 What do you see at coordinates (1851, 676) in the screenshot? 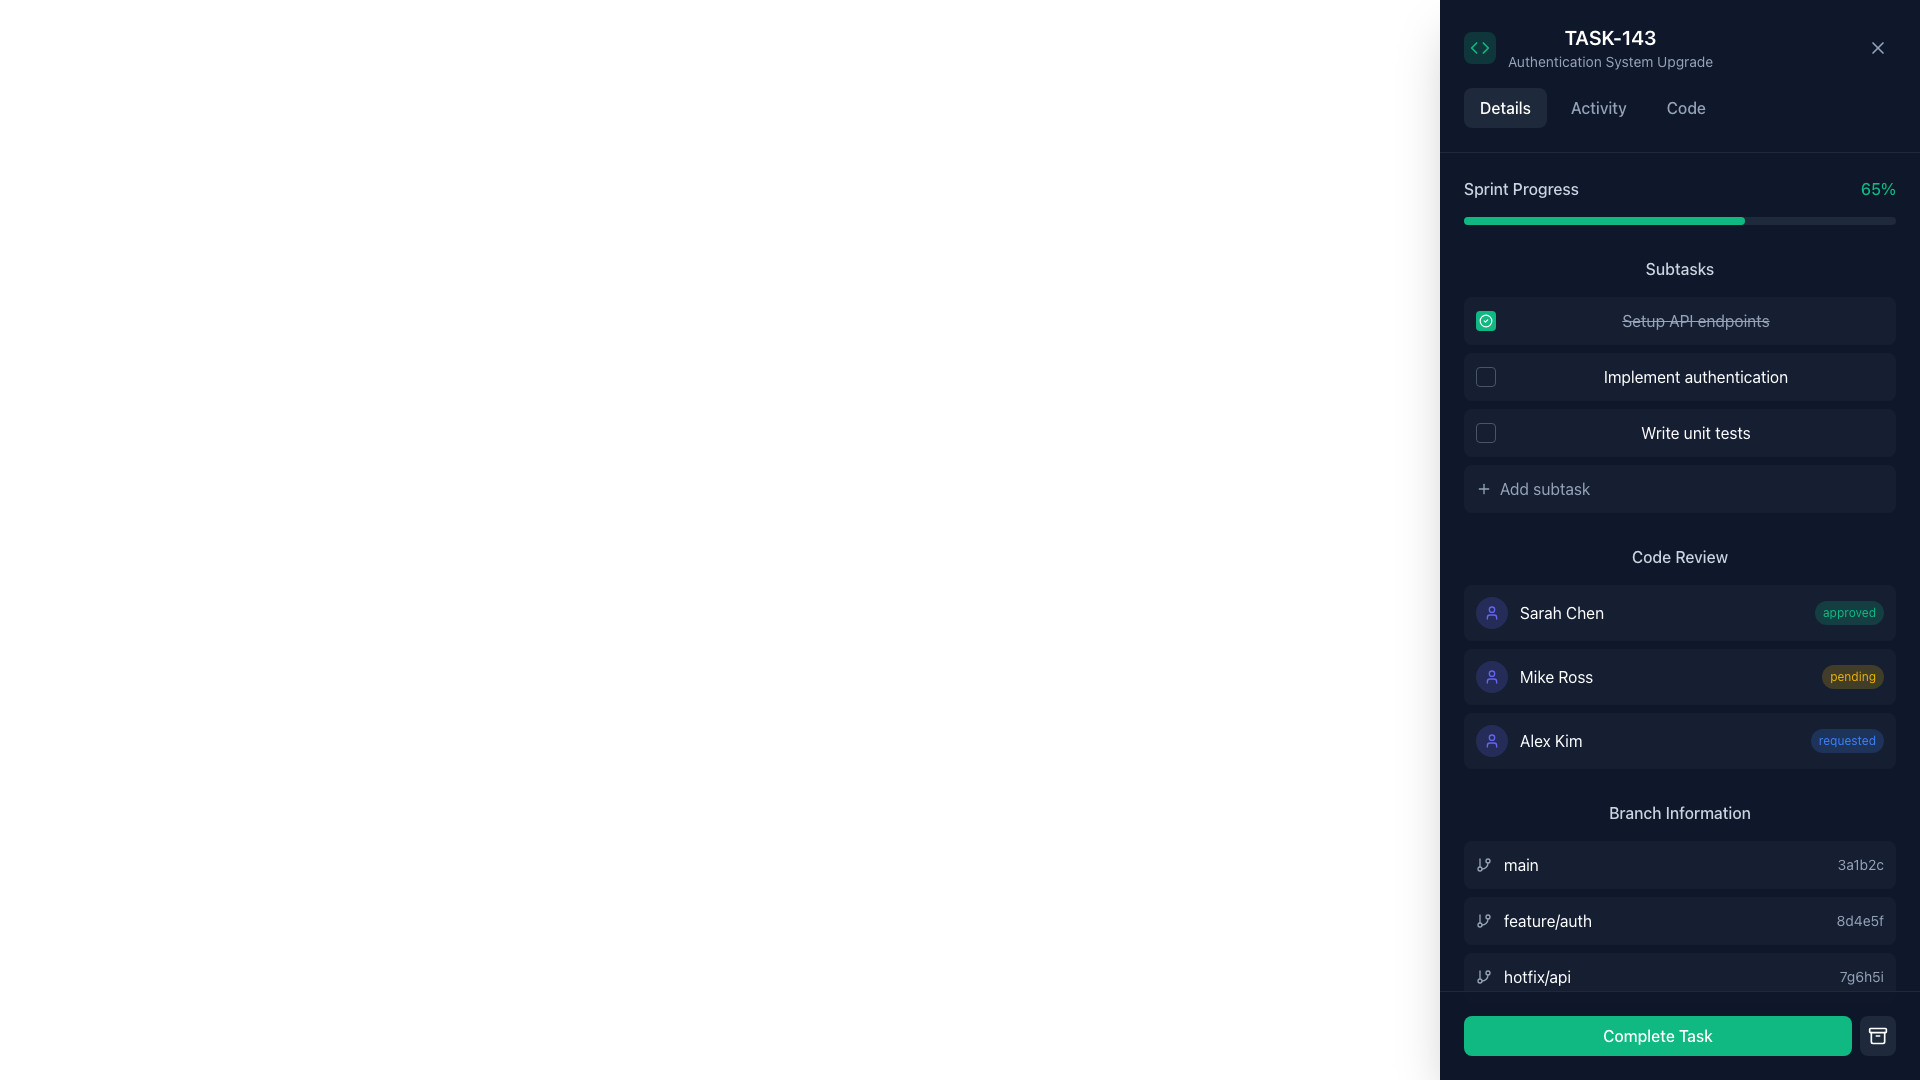
I see `the 'pending' badge, which is a small rectangular element with rounded corners located to the right of 'Mike Ross' in the 'Code Review' section` at bounding box center [1851, 676].